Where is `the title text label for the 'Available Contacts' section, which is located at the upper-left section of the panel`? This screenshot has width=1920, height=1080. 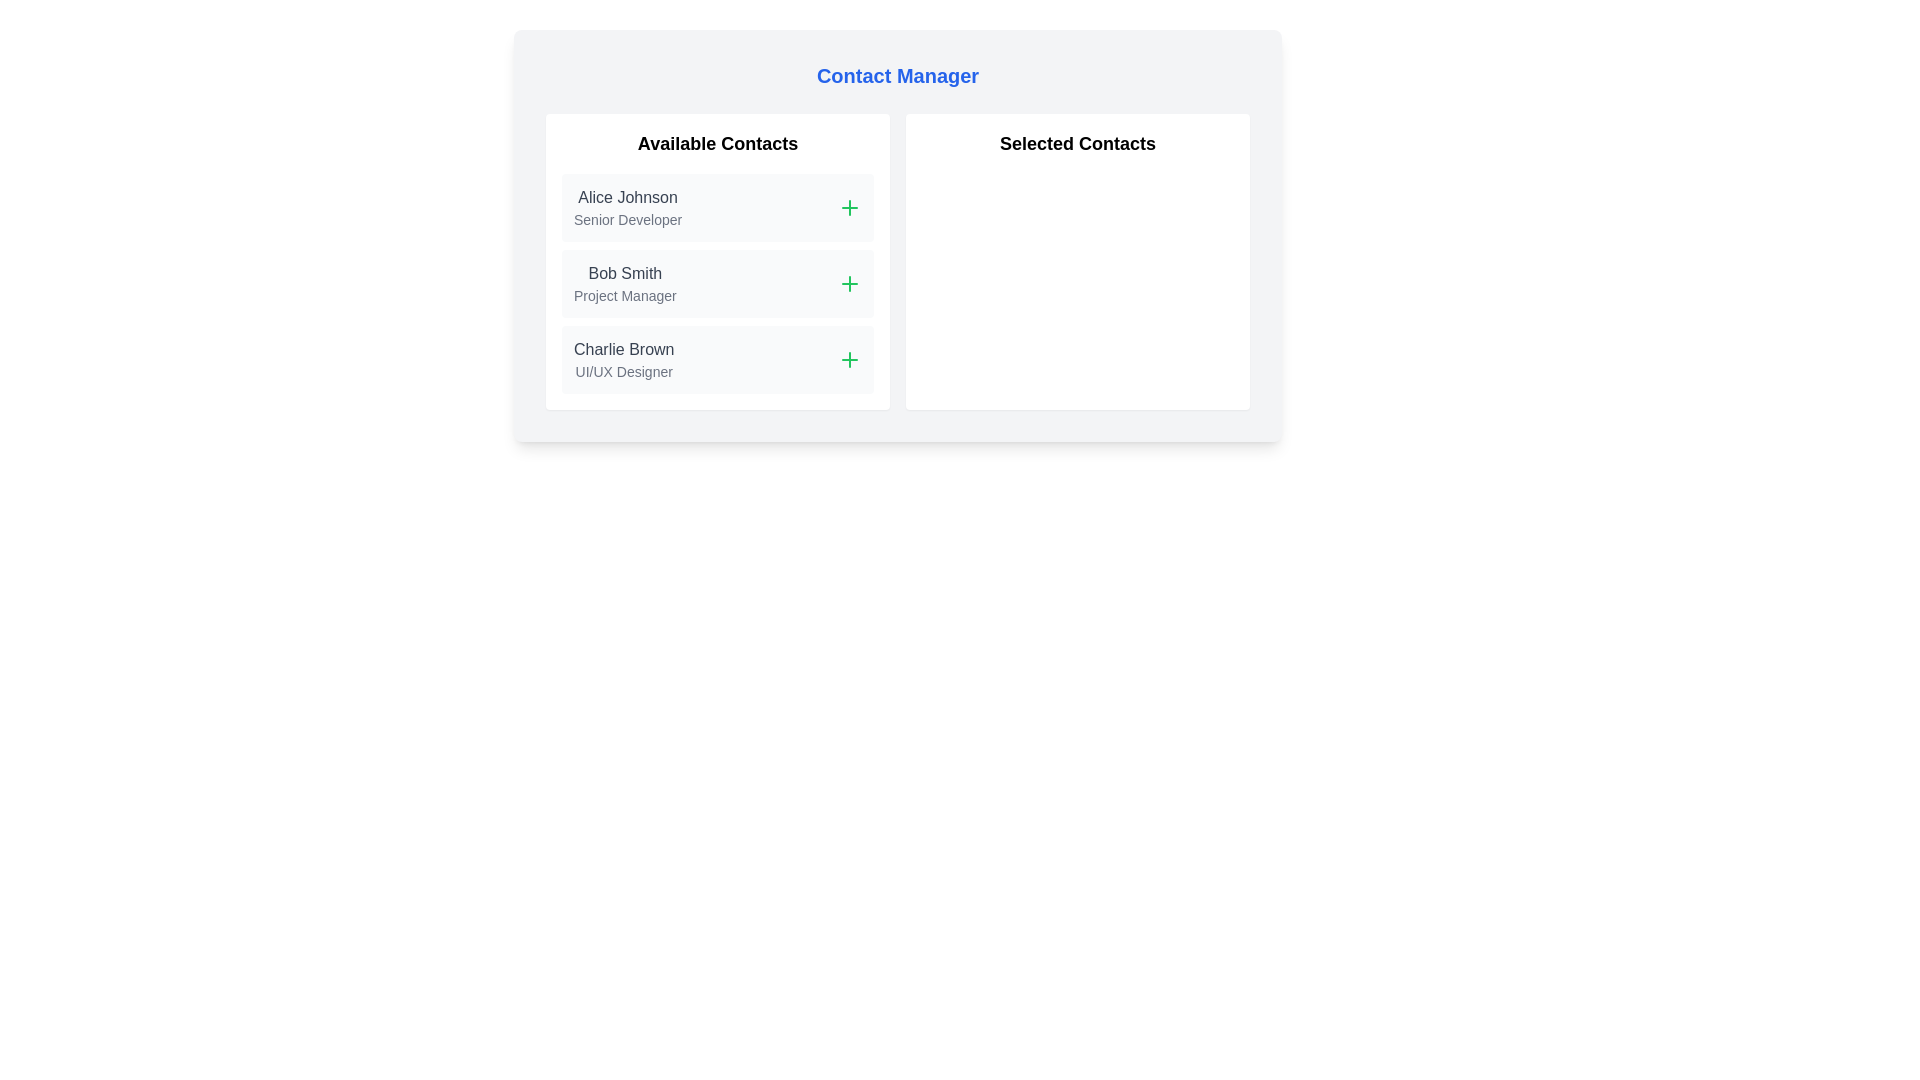
the title text label for the 'Available Contacts' section, which is located at the upper-left section of the panel is located at coordinates (718, 142).